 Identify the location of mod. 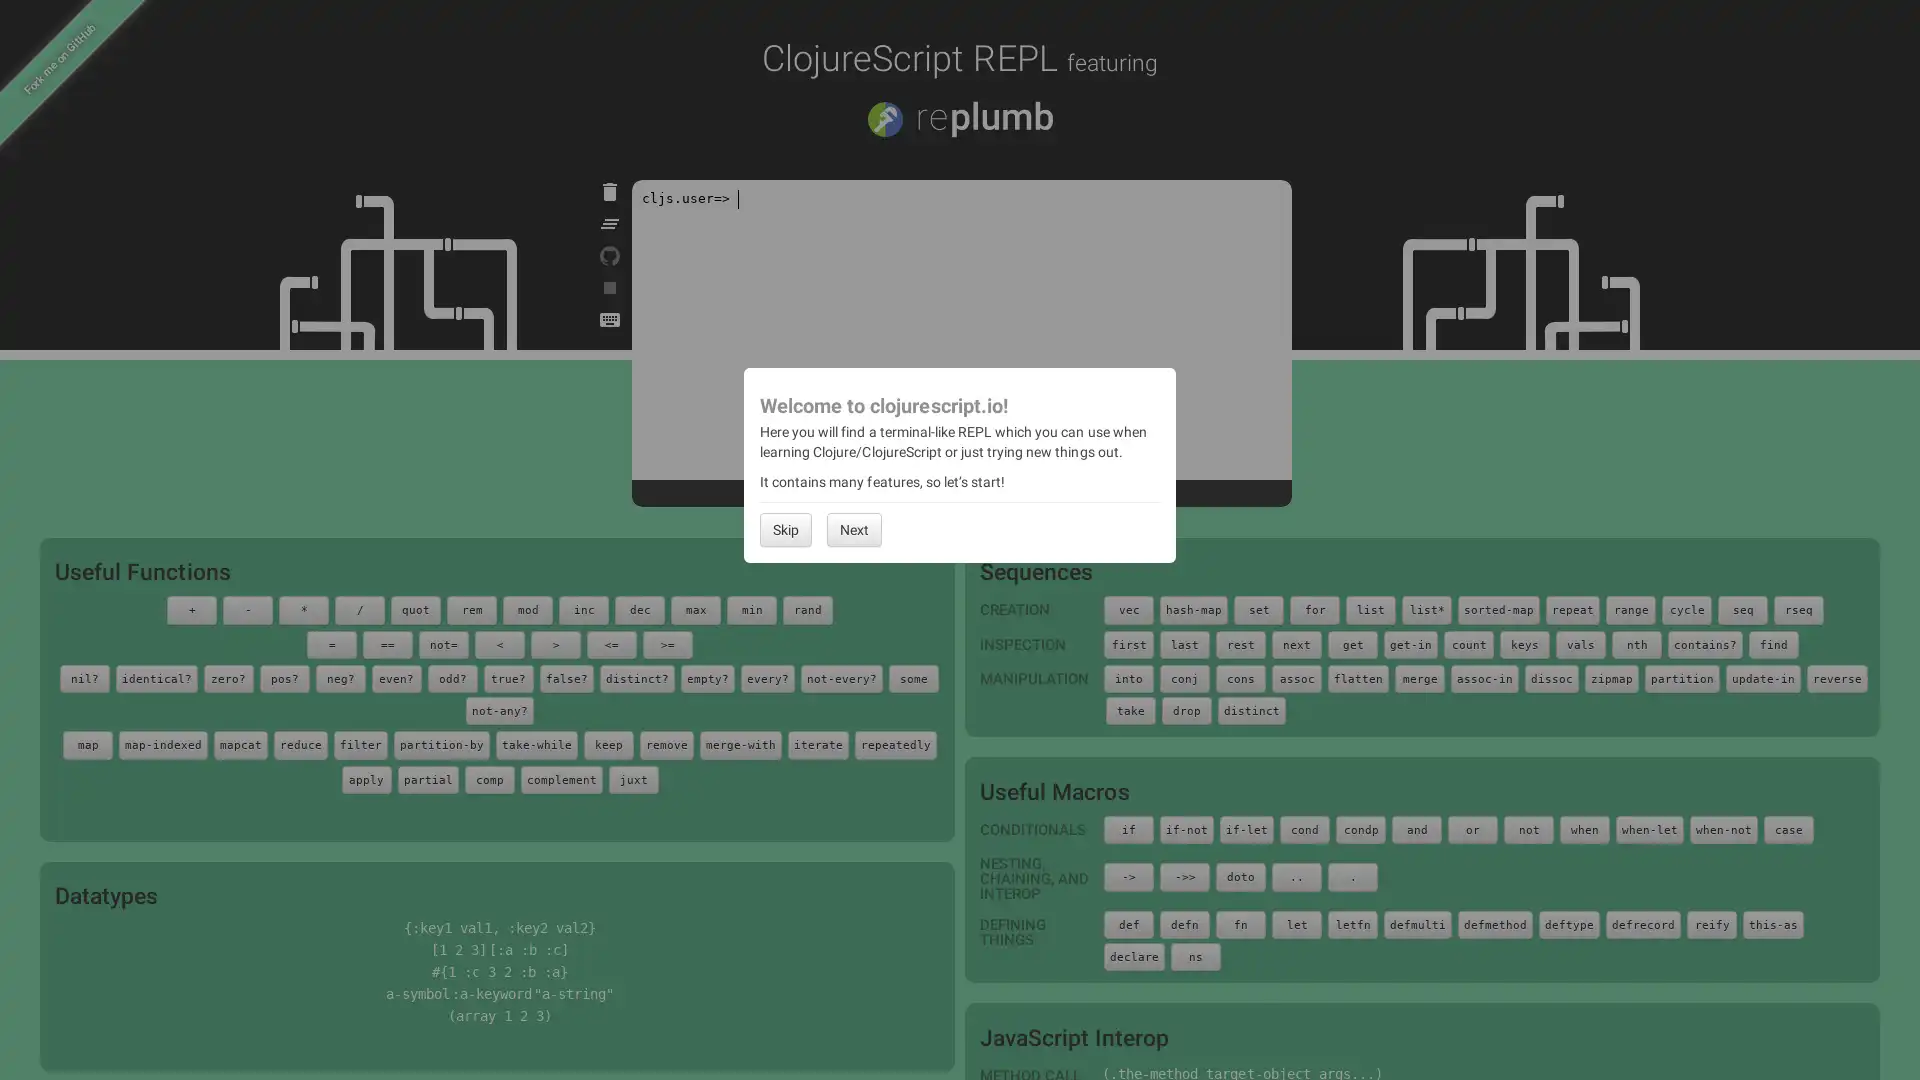
(528, 608).